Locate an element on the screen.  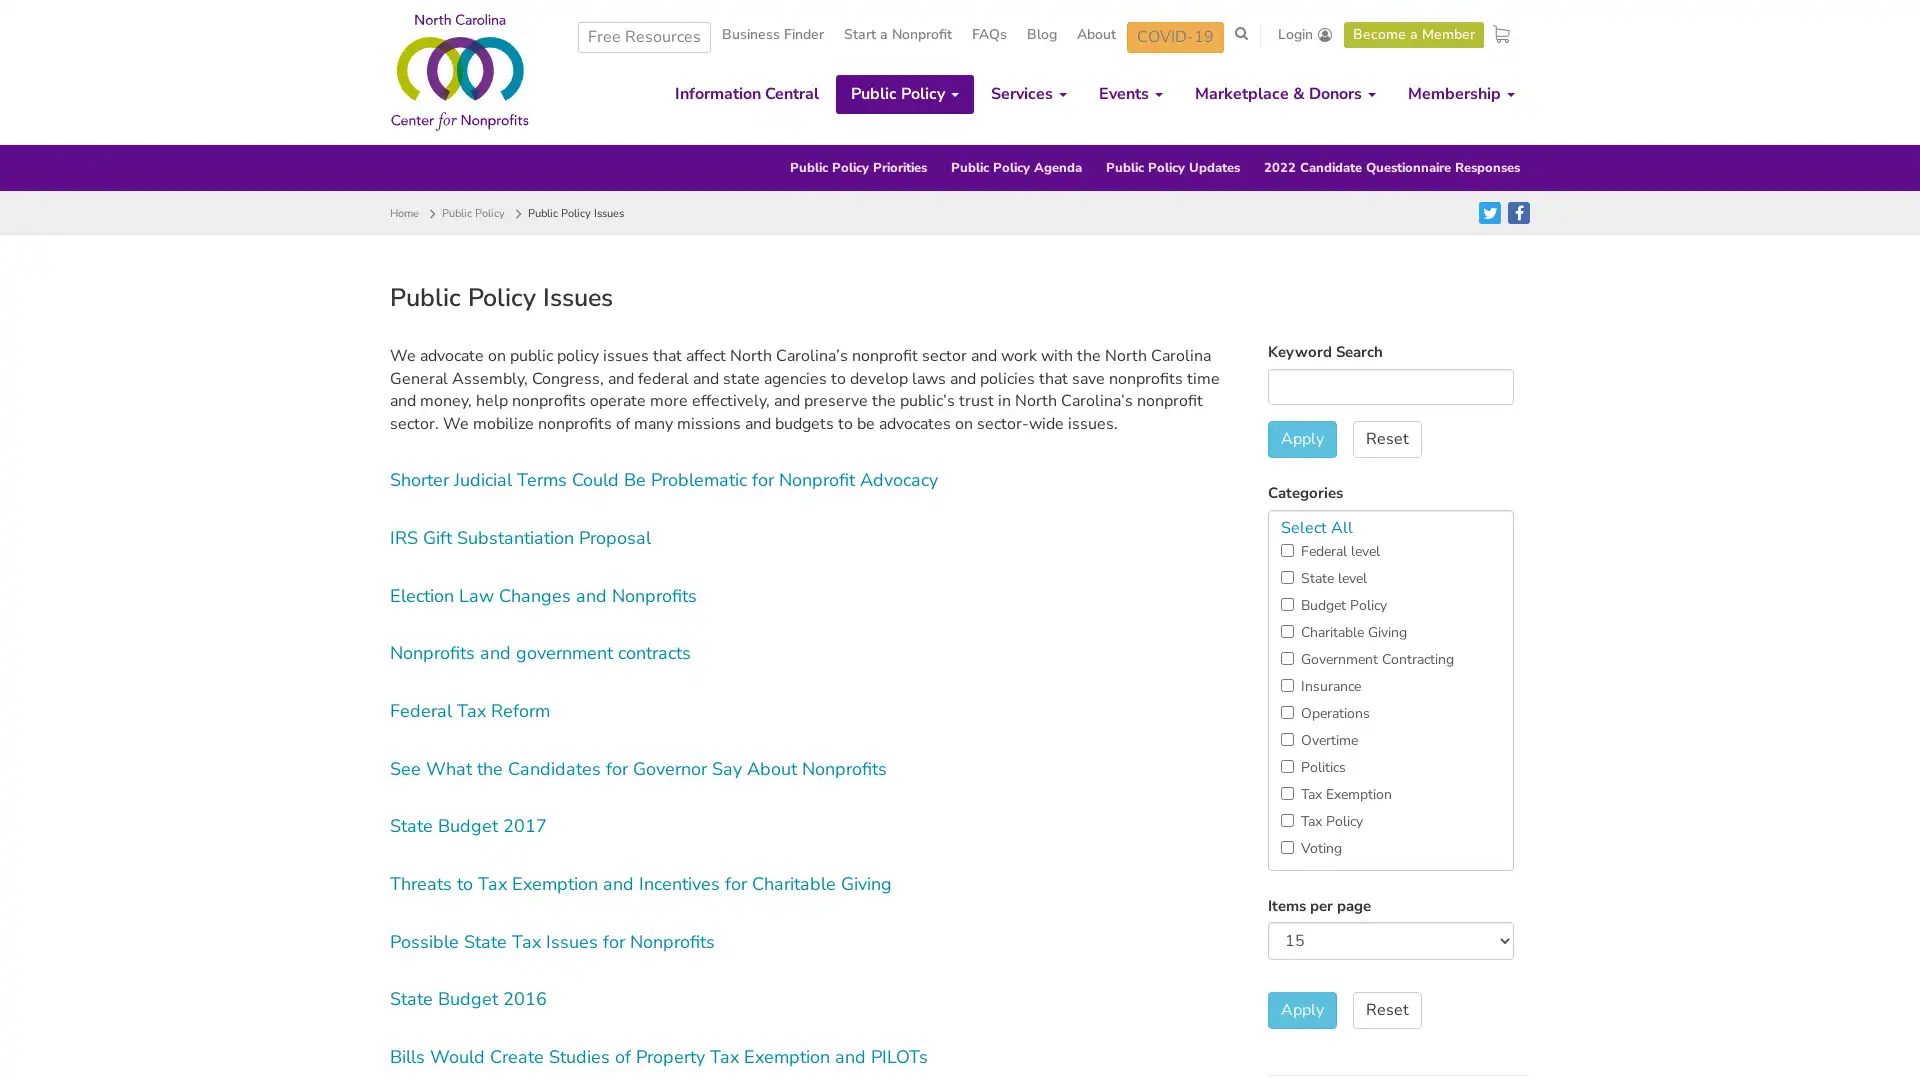
Apply is located at coordinates (1301, 1010).